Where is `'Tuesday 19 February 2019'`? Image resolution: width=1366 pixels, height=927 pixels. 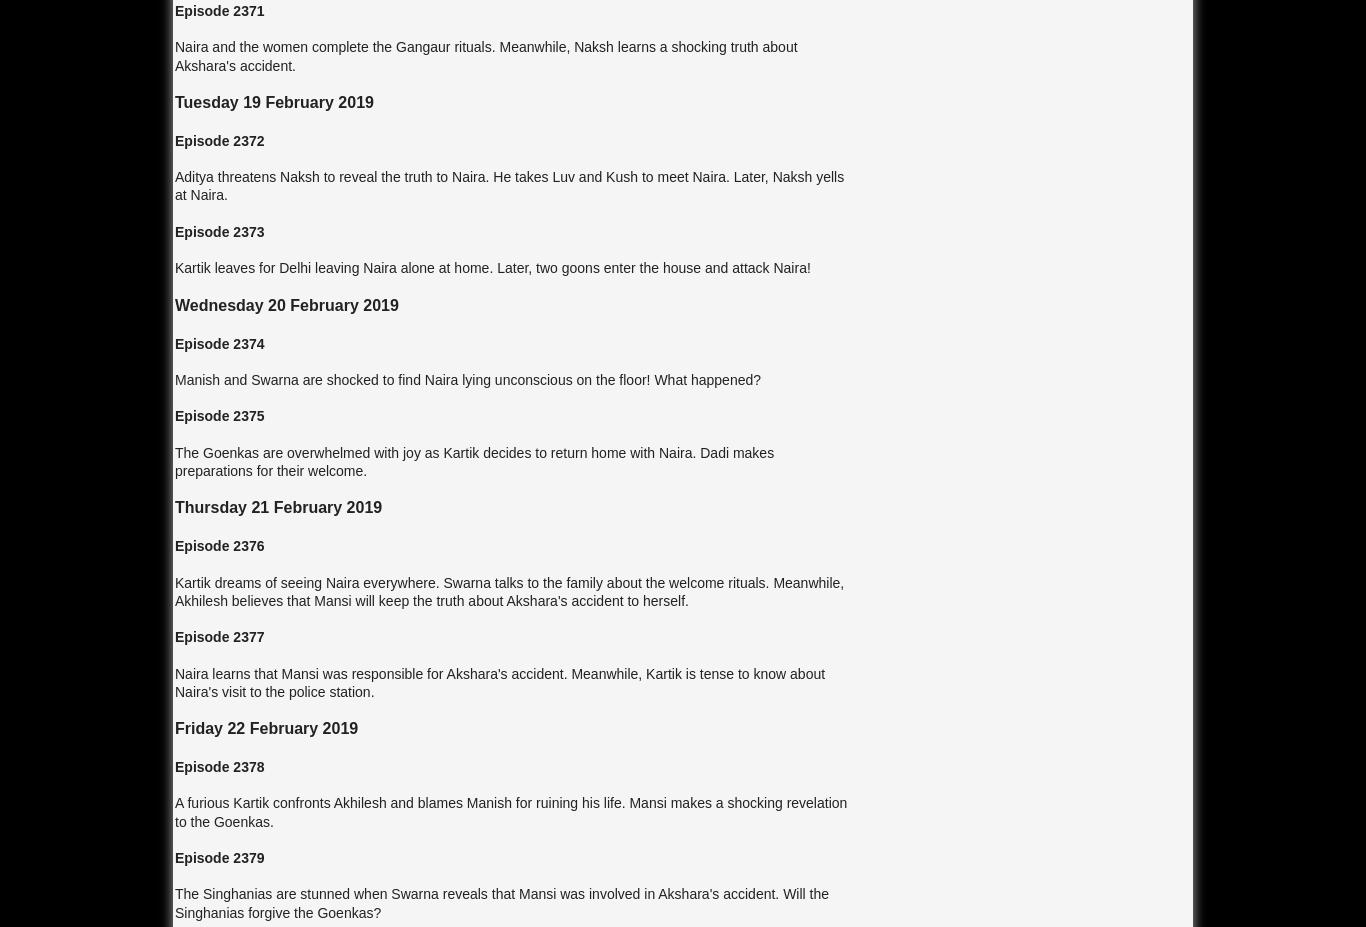 'Tuesday 19 February 2019' is located at coordinates (274, 100).